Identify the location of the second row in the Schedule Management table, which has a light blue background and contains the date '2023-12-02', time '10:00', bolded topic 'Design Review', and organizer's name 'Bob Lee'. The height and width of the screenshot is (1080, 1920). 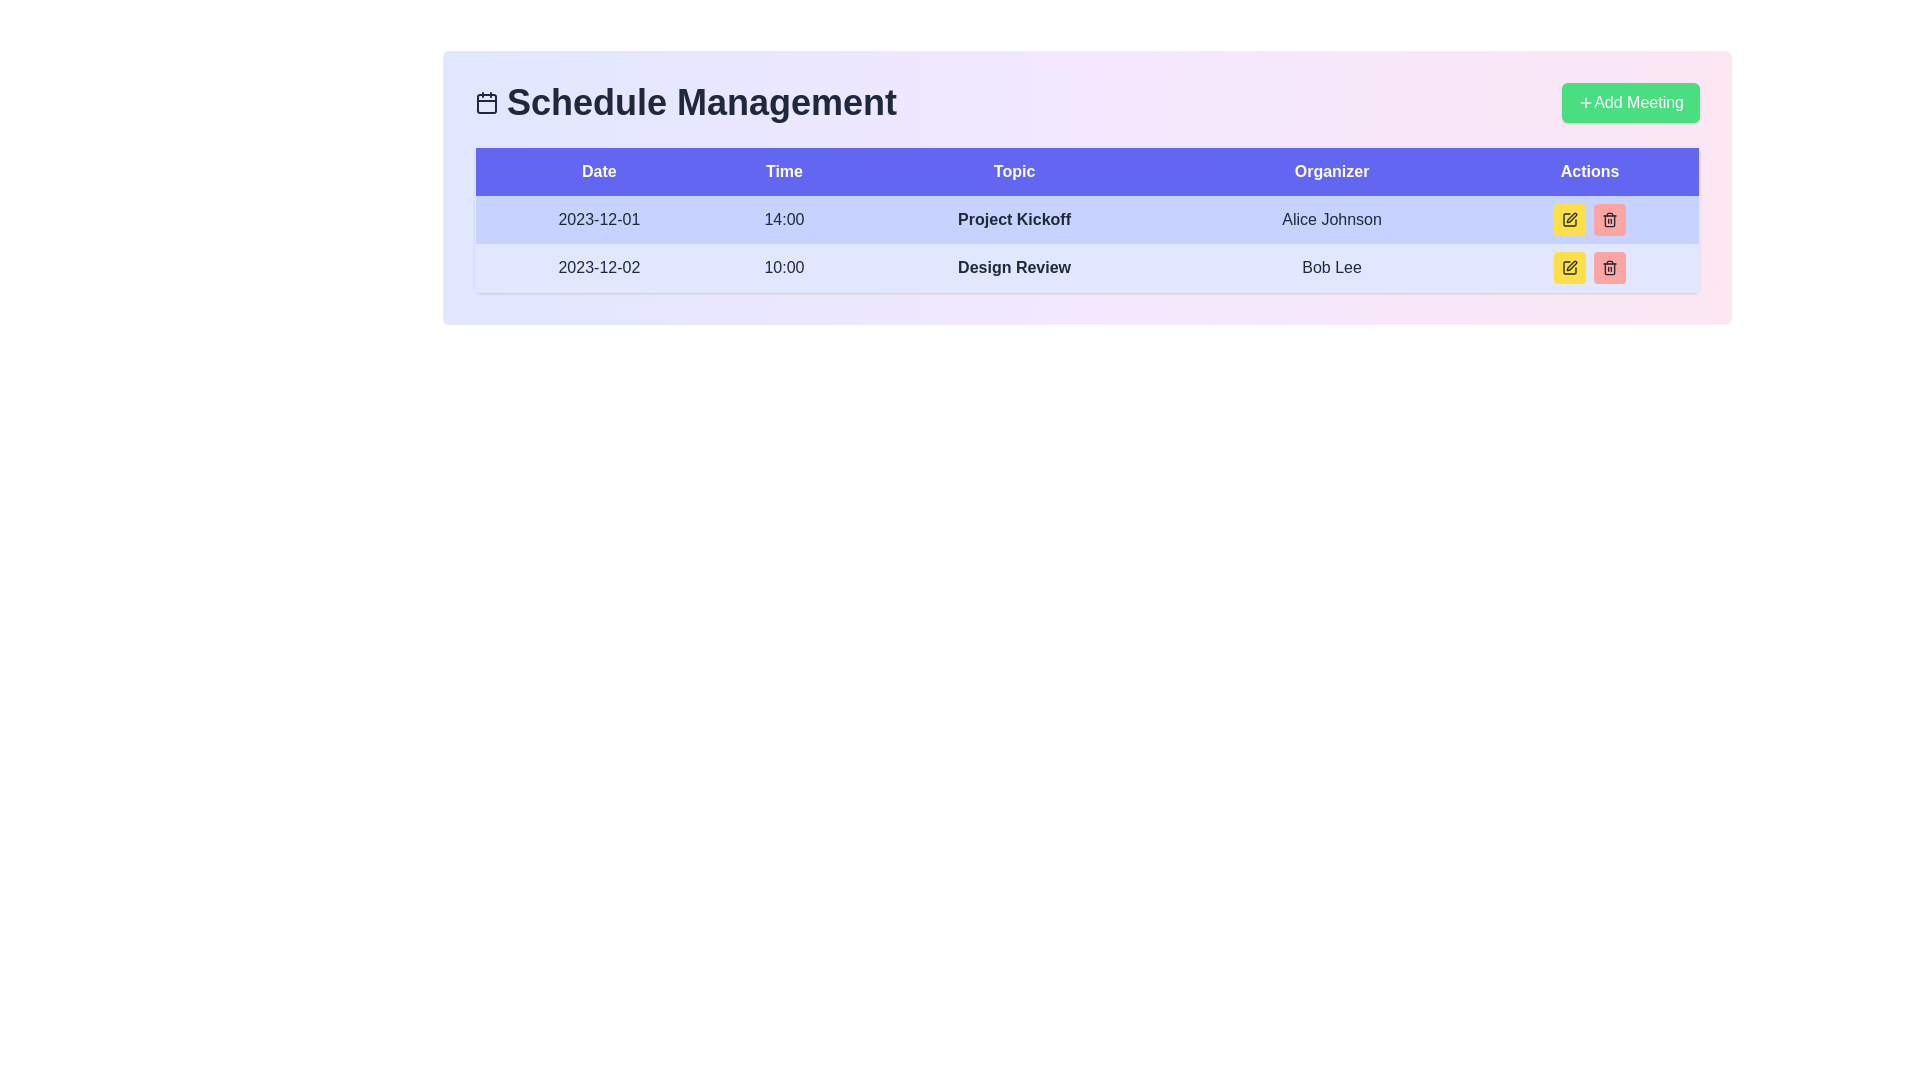
(1086, 267).